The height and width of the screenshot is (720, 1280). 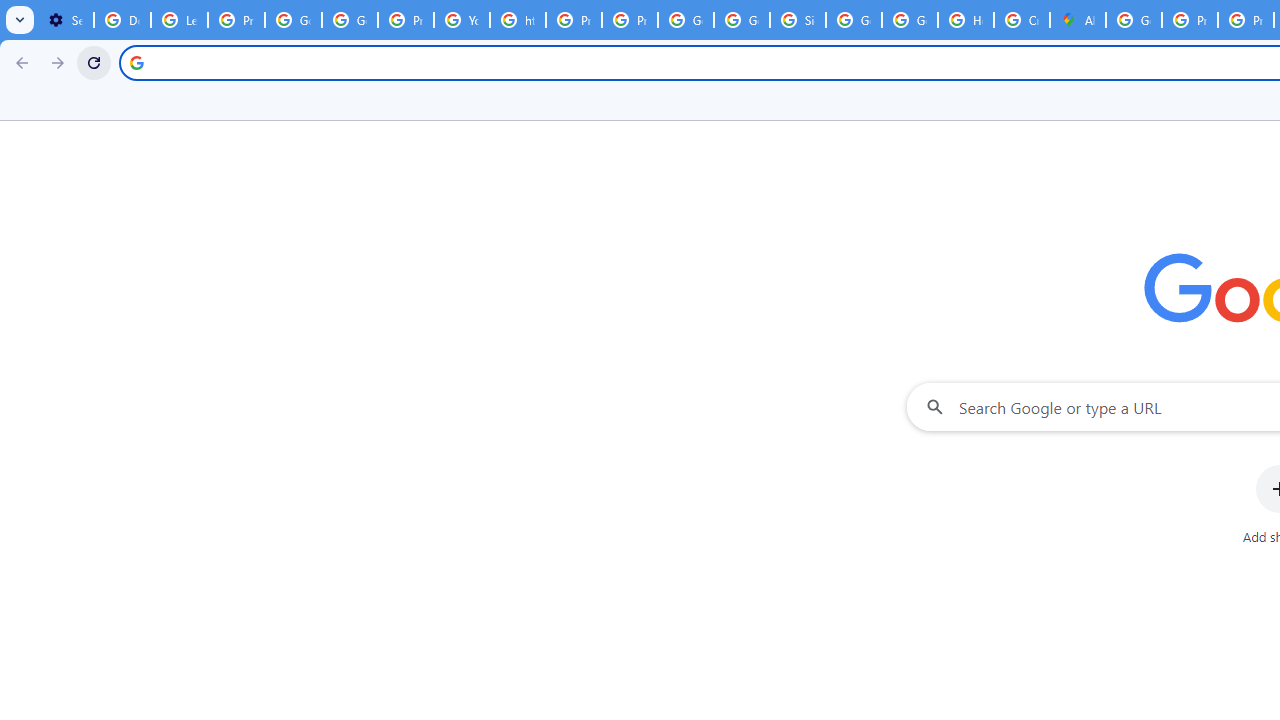 What do you see at coordinates (797, 20) in the screenshot?
I see `'Sign in - Google Accounts'` at bounding box center [797, 20].